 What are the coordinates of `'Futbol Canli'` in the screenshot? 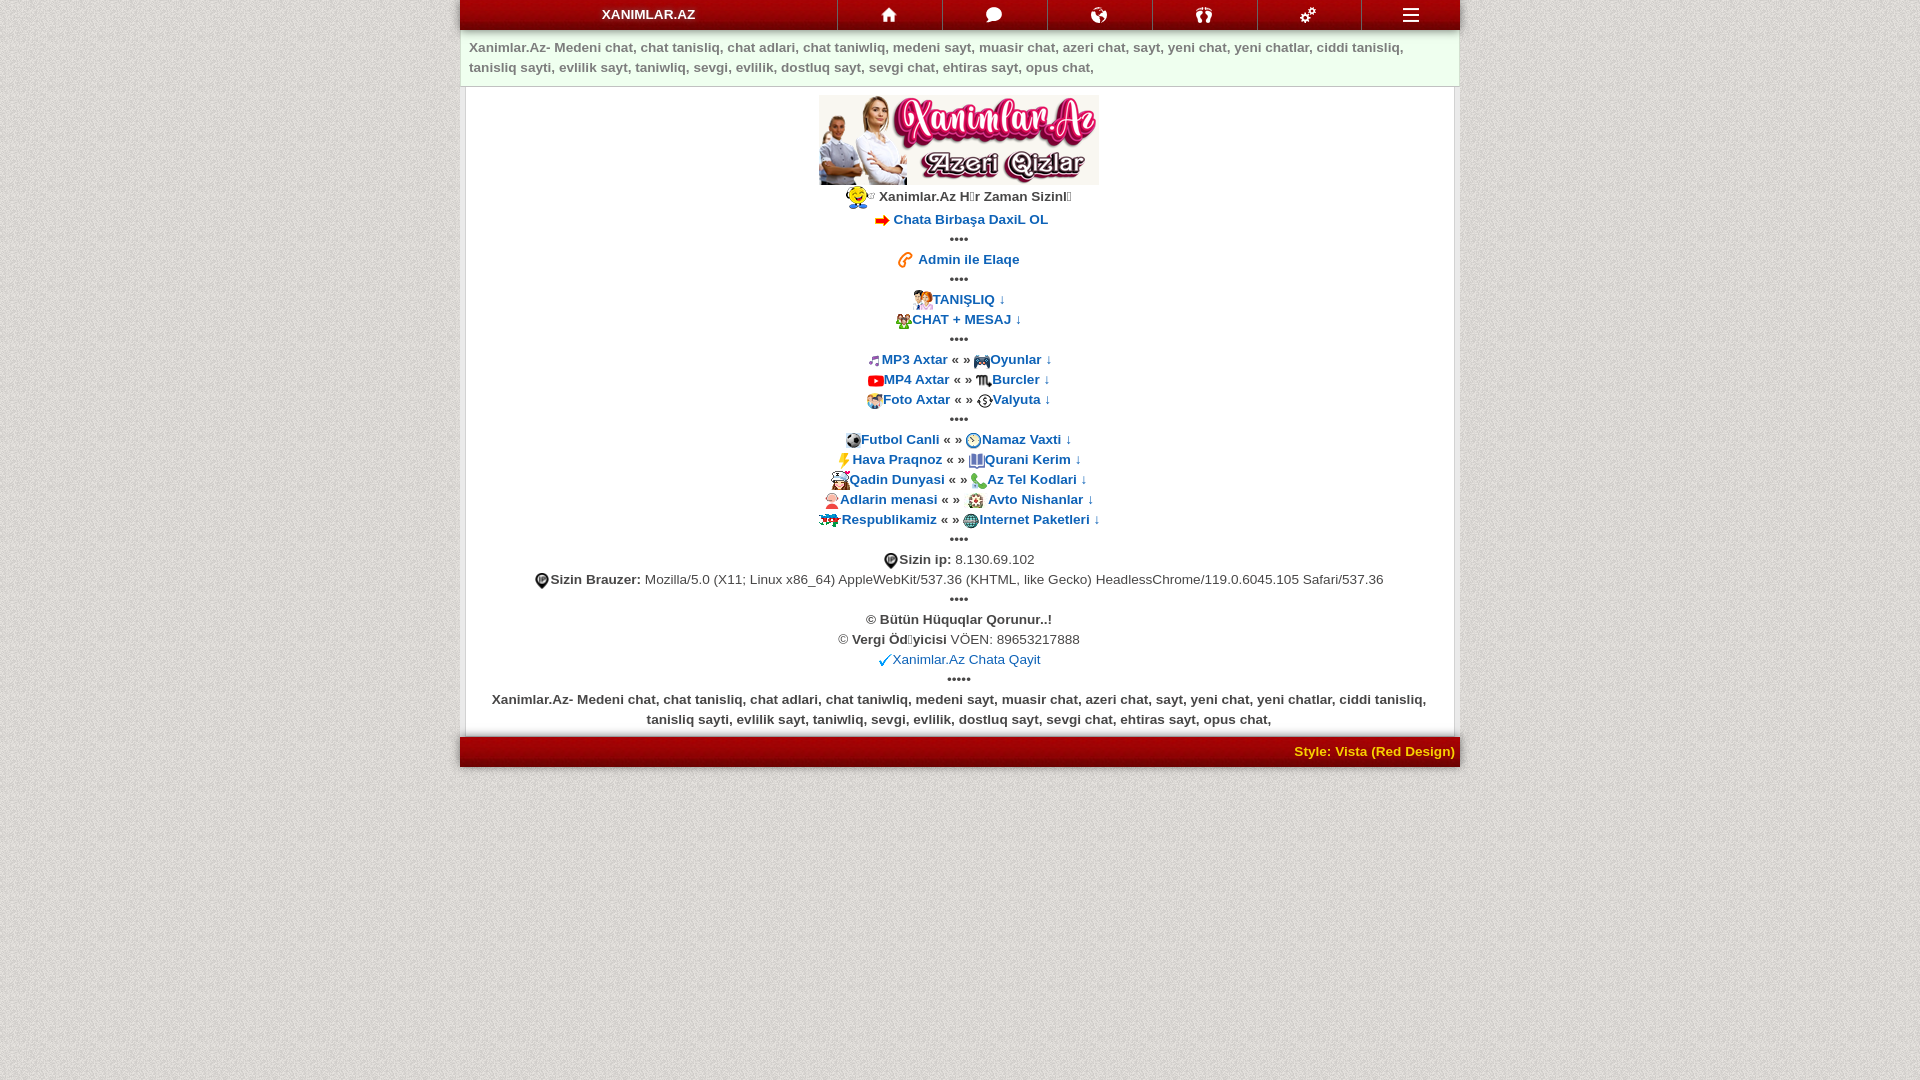 It's located at (899, 438).